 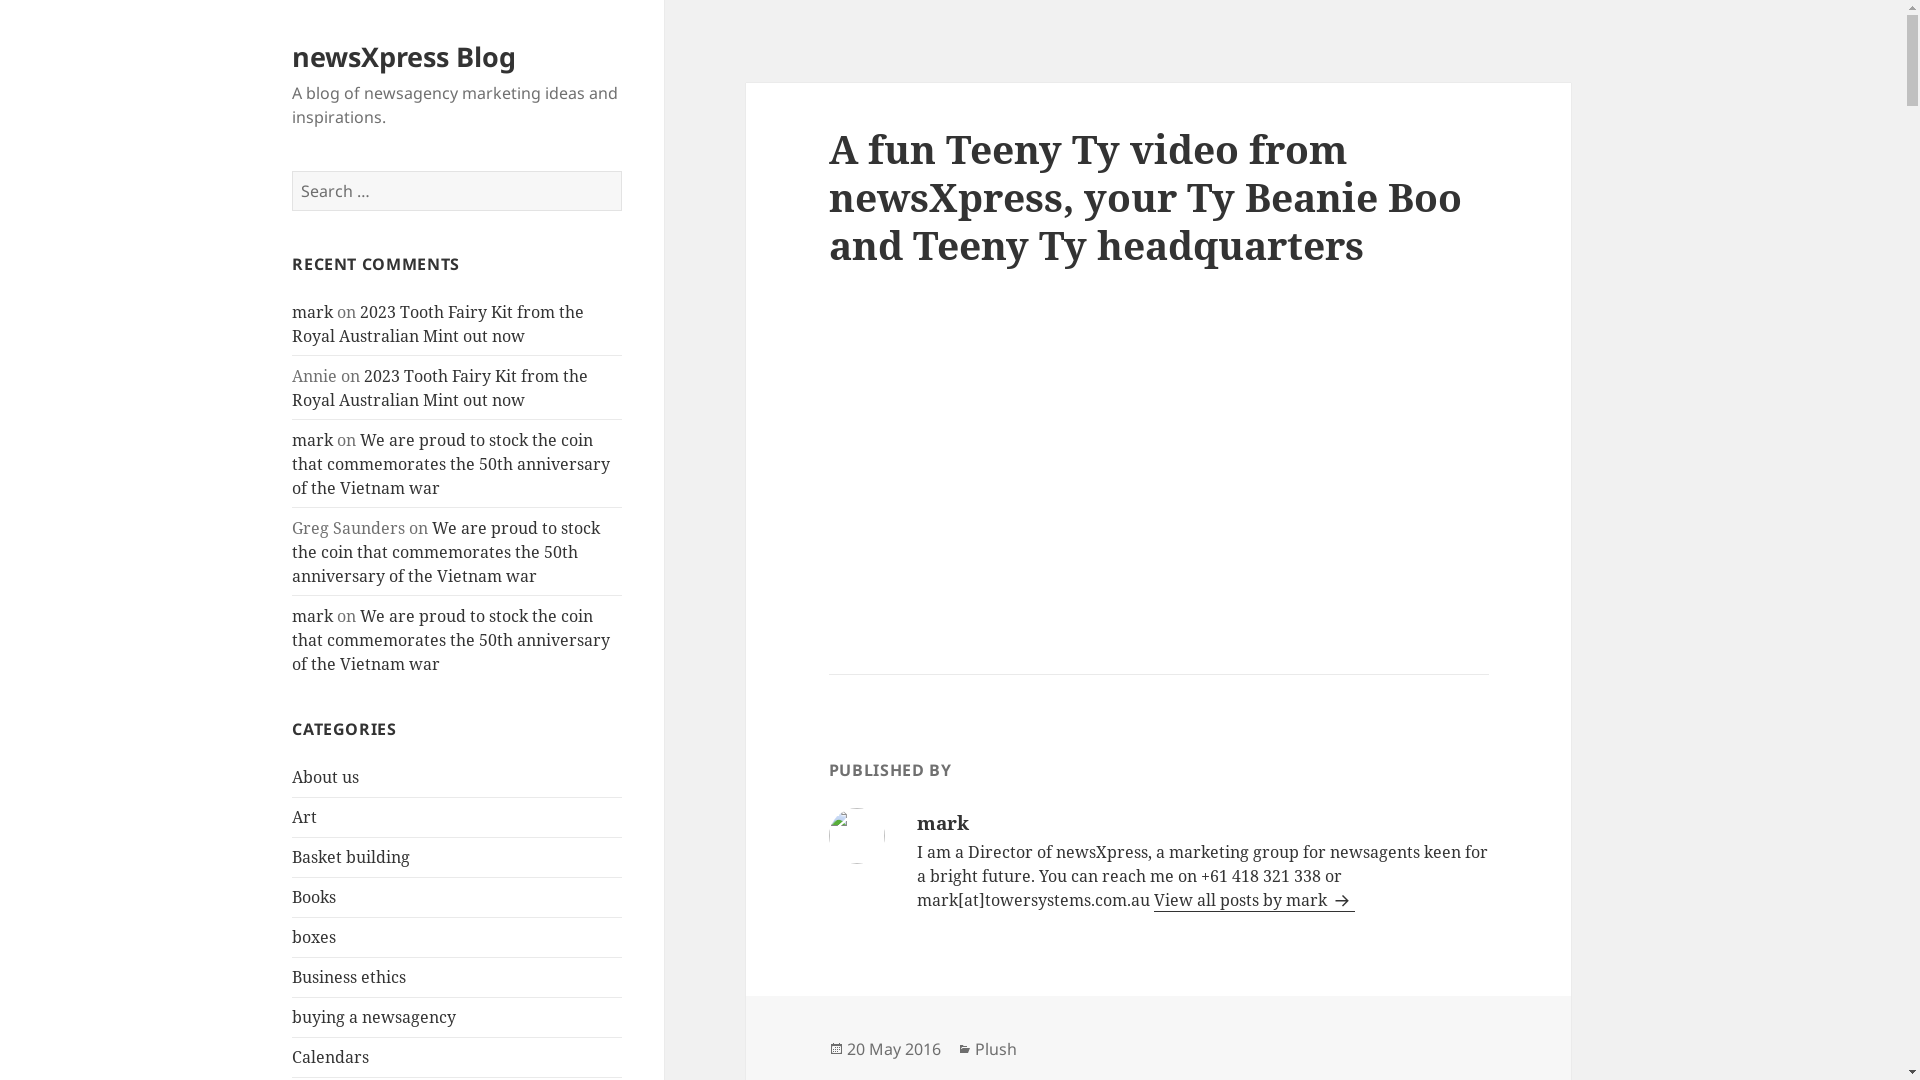 I want to click on '2023 Tooth Fairy Kit from the Royal Australian Mint out now', so click(x=439, y=388).